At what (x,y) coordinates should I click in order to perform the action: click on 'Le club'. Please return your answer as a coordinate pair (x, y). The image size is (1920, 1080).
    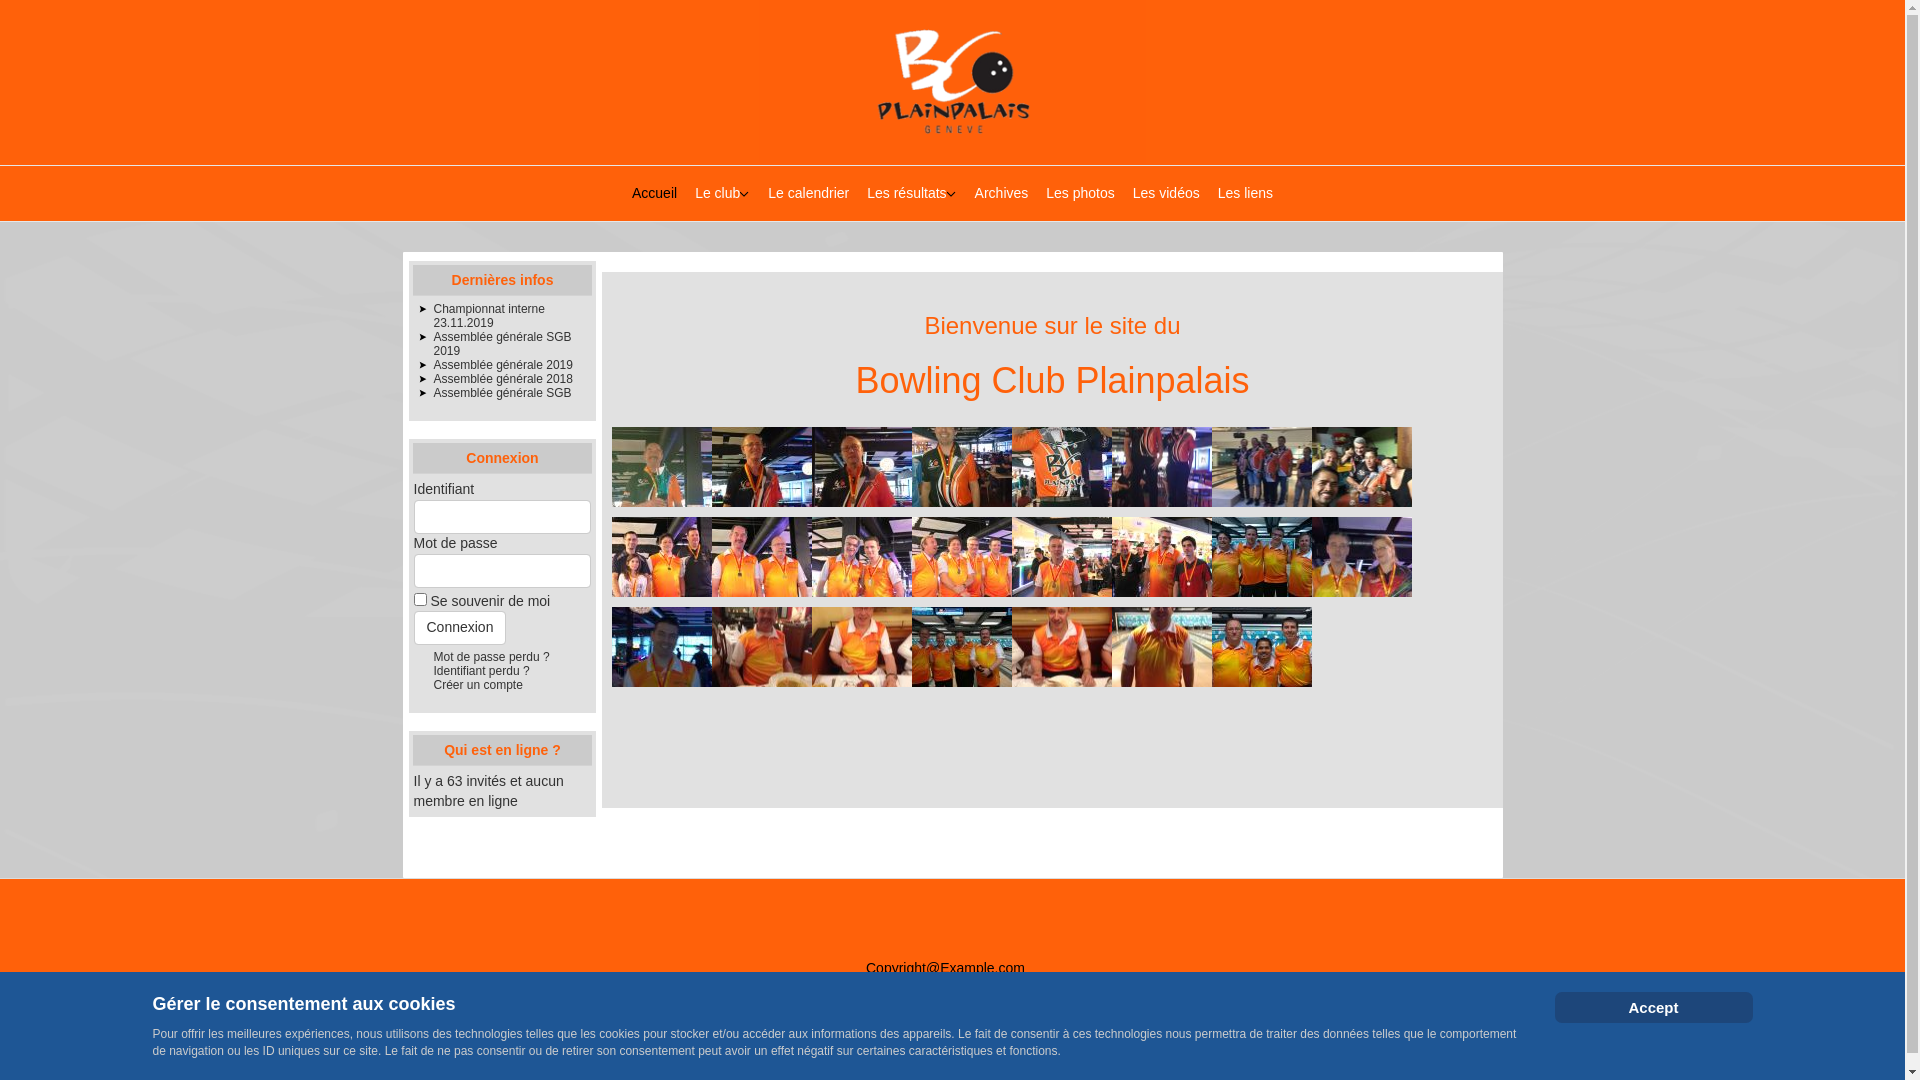
    Looking at the image, I should click on (721, 193).